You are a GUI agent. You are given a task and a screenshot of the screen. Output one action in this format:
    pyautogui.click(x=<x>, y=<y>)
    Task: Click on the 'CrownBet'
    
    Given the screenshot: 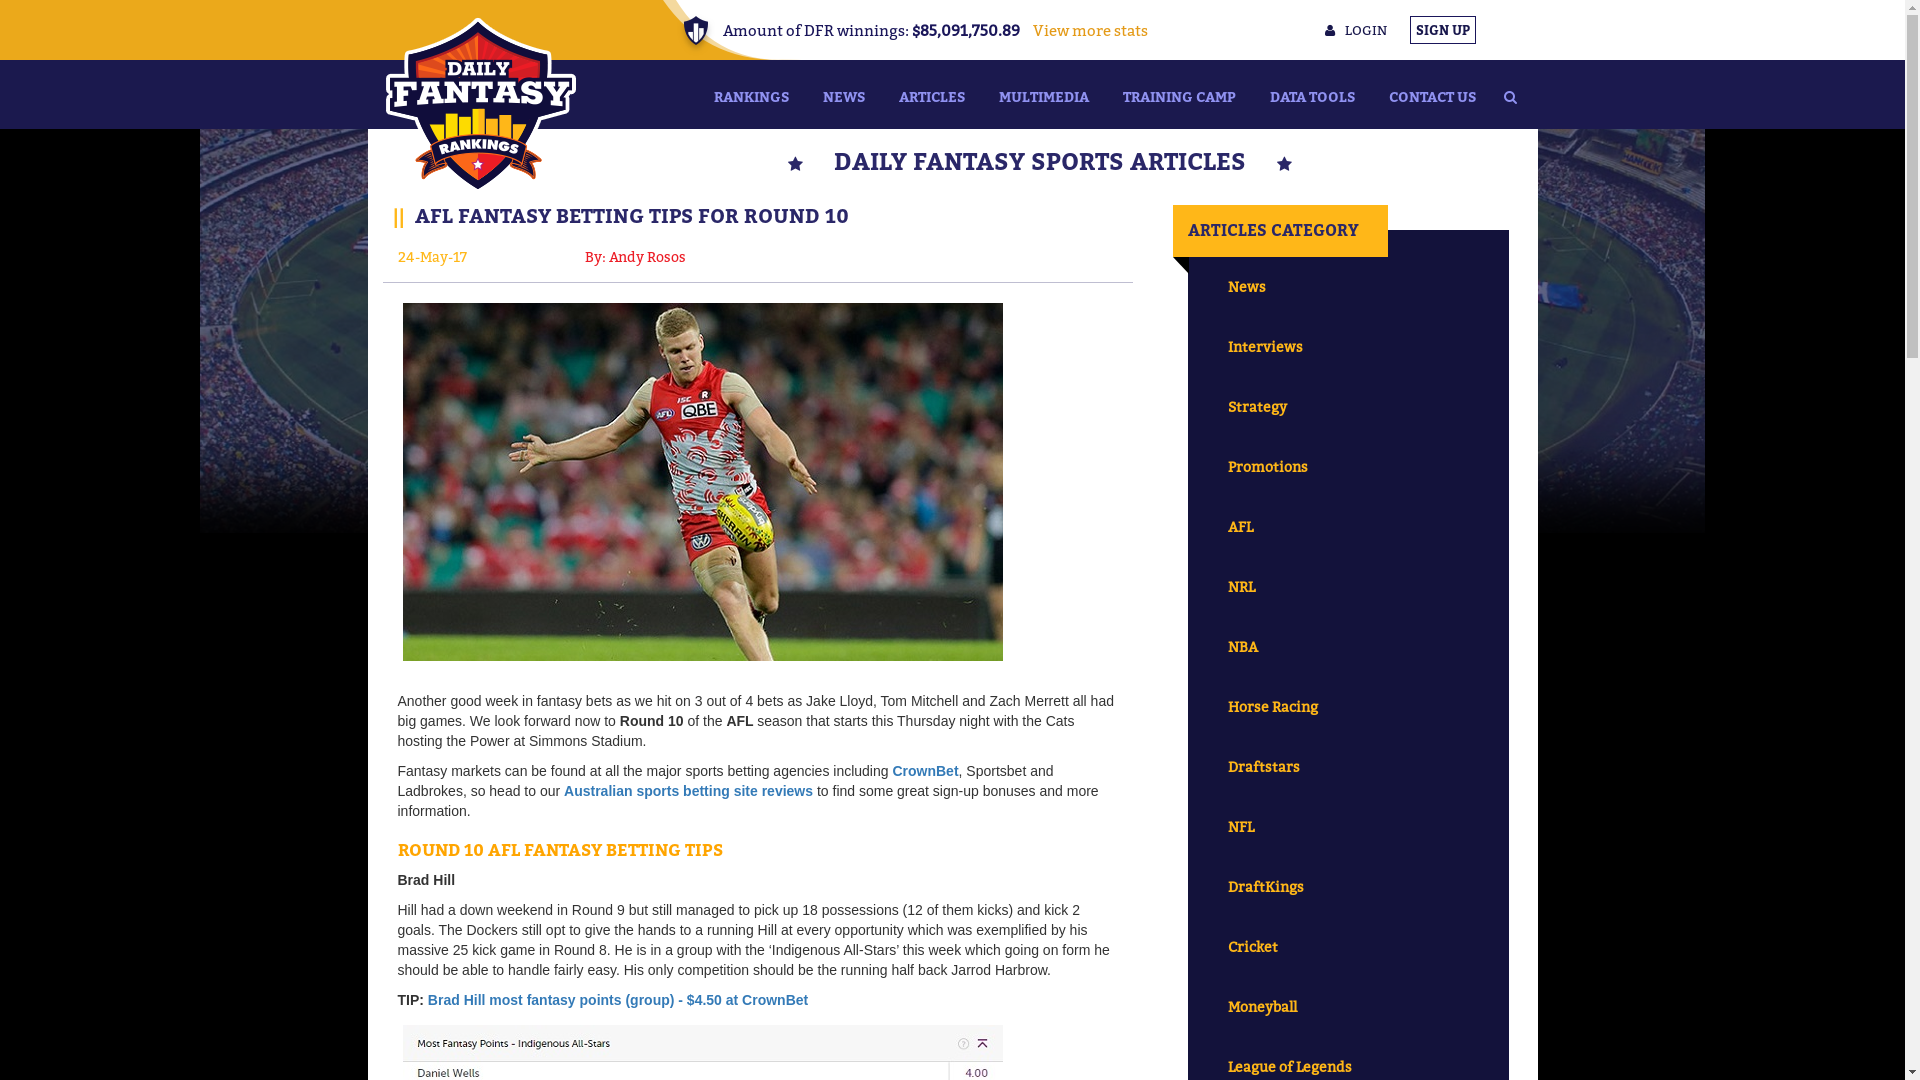 What is the action you would take?
    pyautogui.click(x=924, y=770)
    